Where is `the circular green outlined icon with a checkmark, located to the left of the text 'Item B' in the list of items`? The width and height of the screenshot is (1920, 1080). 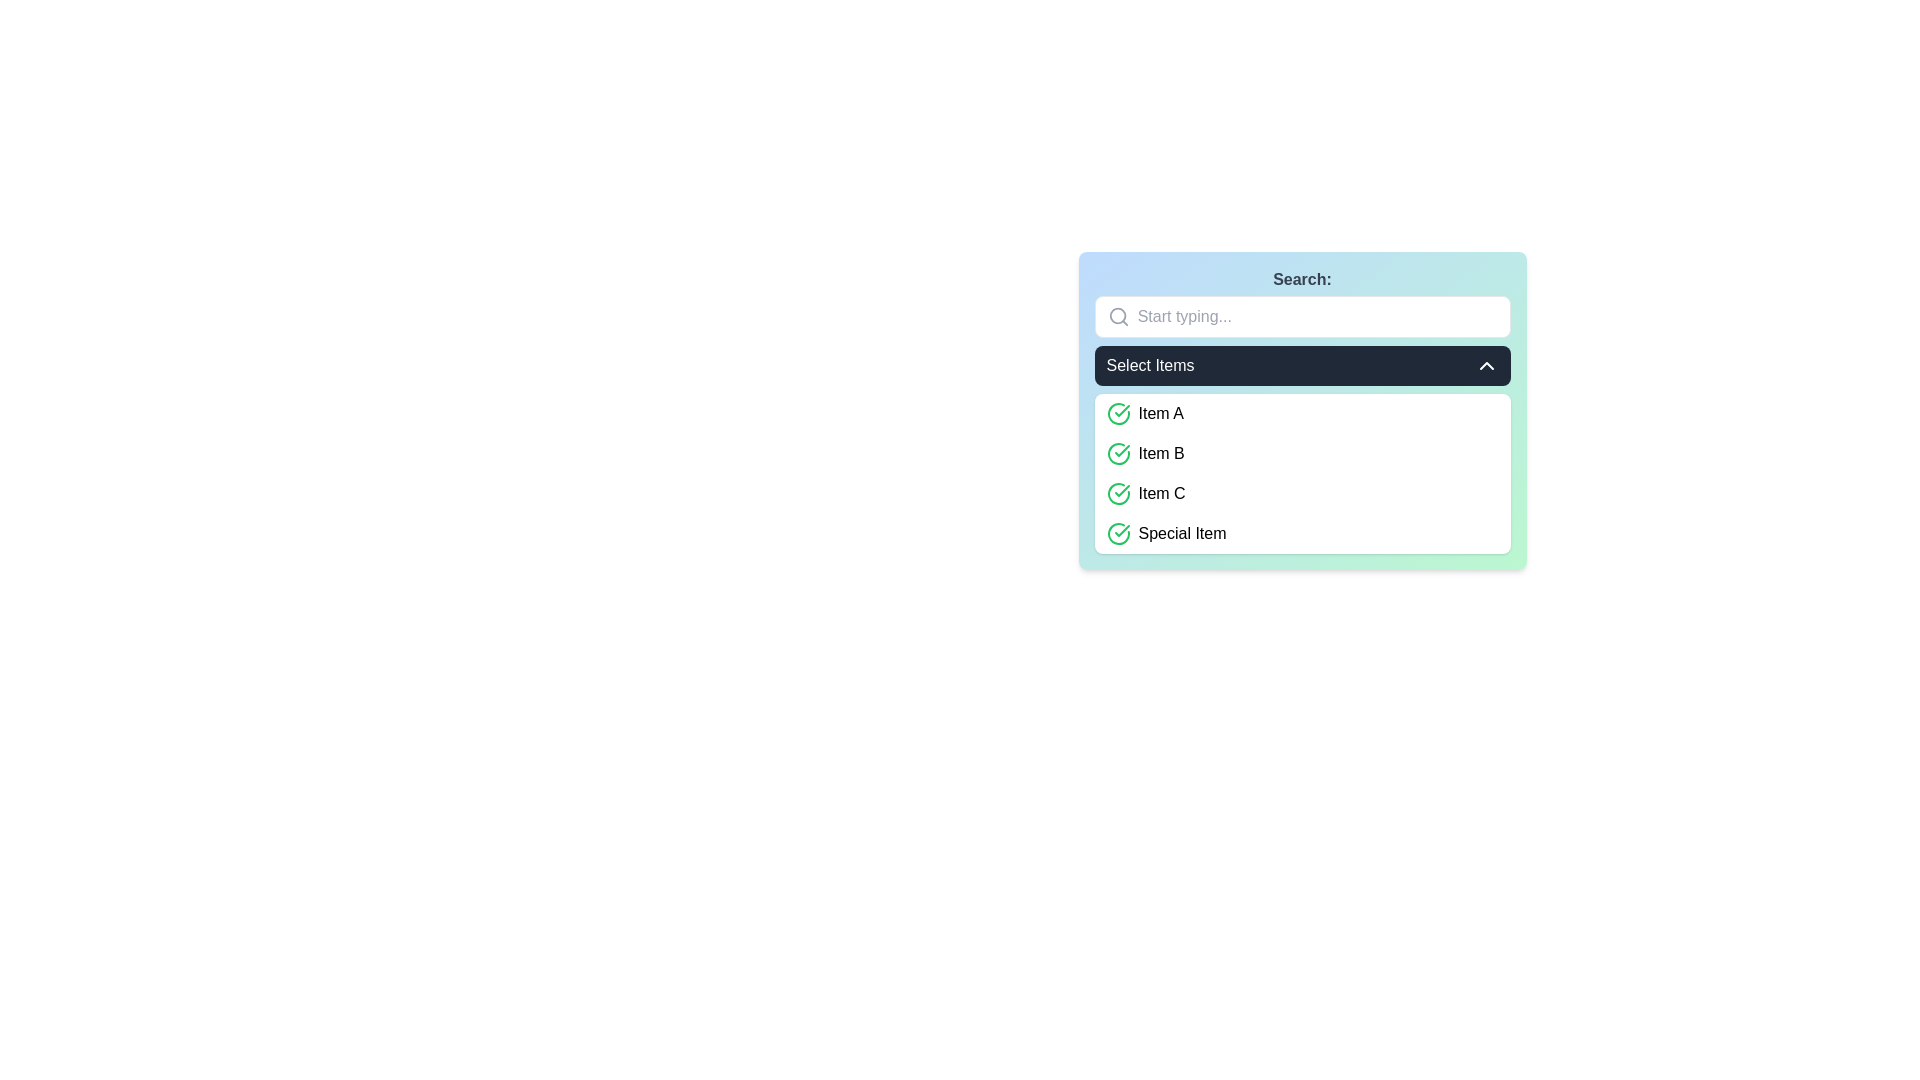
the circular green outlined icon with a checkmark, located to the left of the text 'Item B' in the list of items is located at coordinates (1117, 454).